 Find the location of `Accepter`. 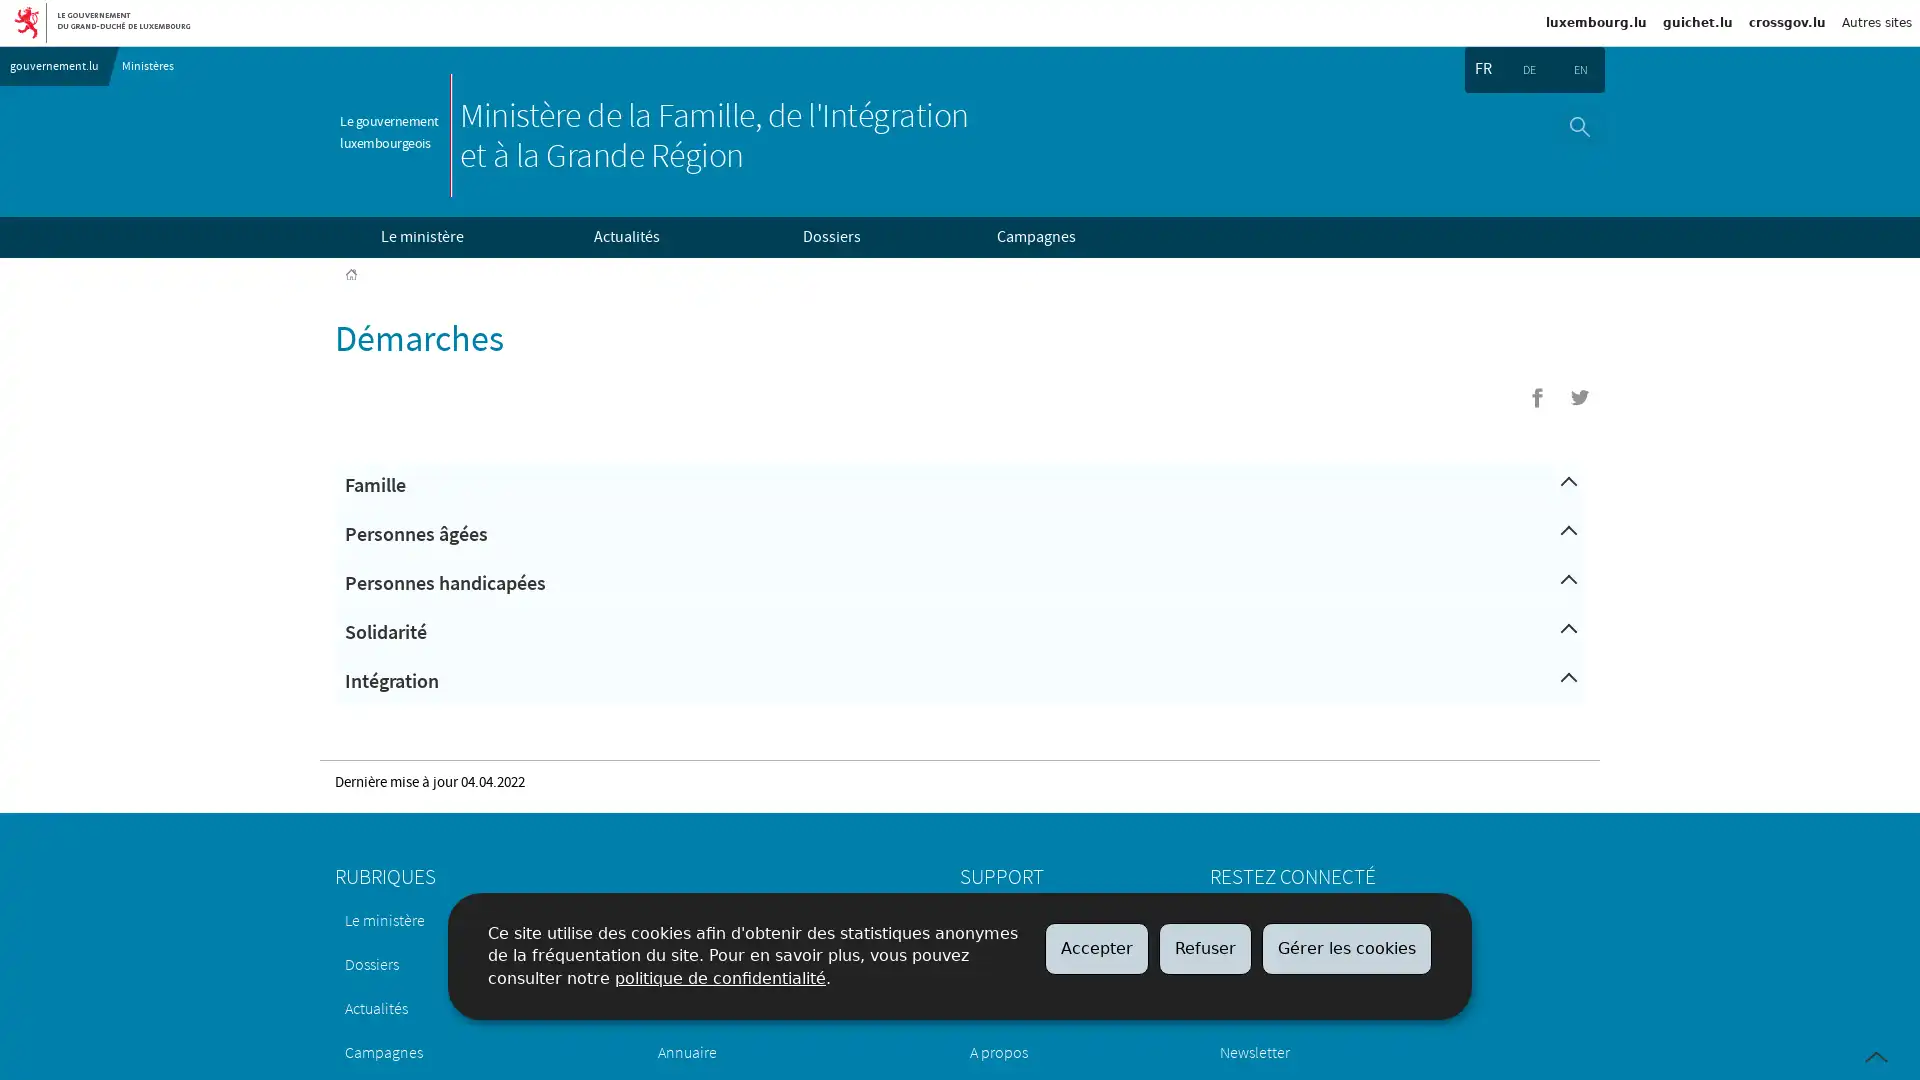

Accepter is located at coordinates (1096, 947).